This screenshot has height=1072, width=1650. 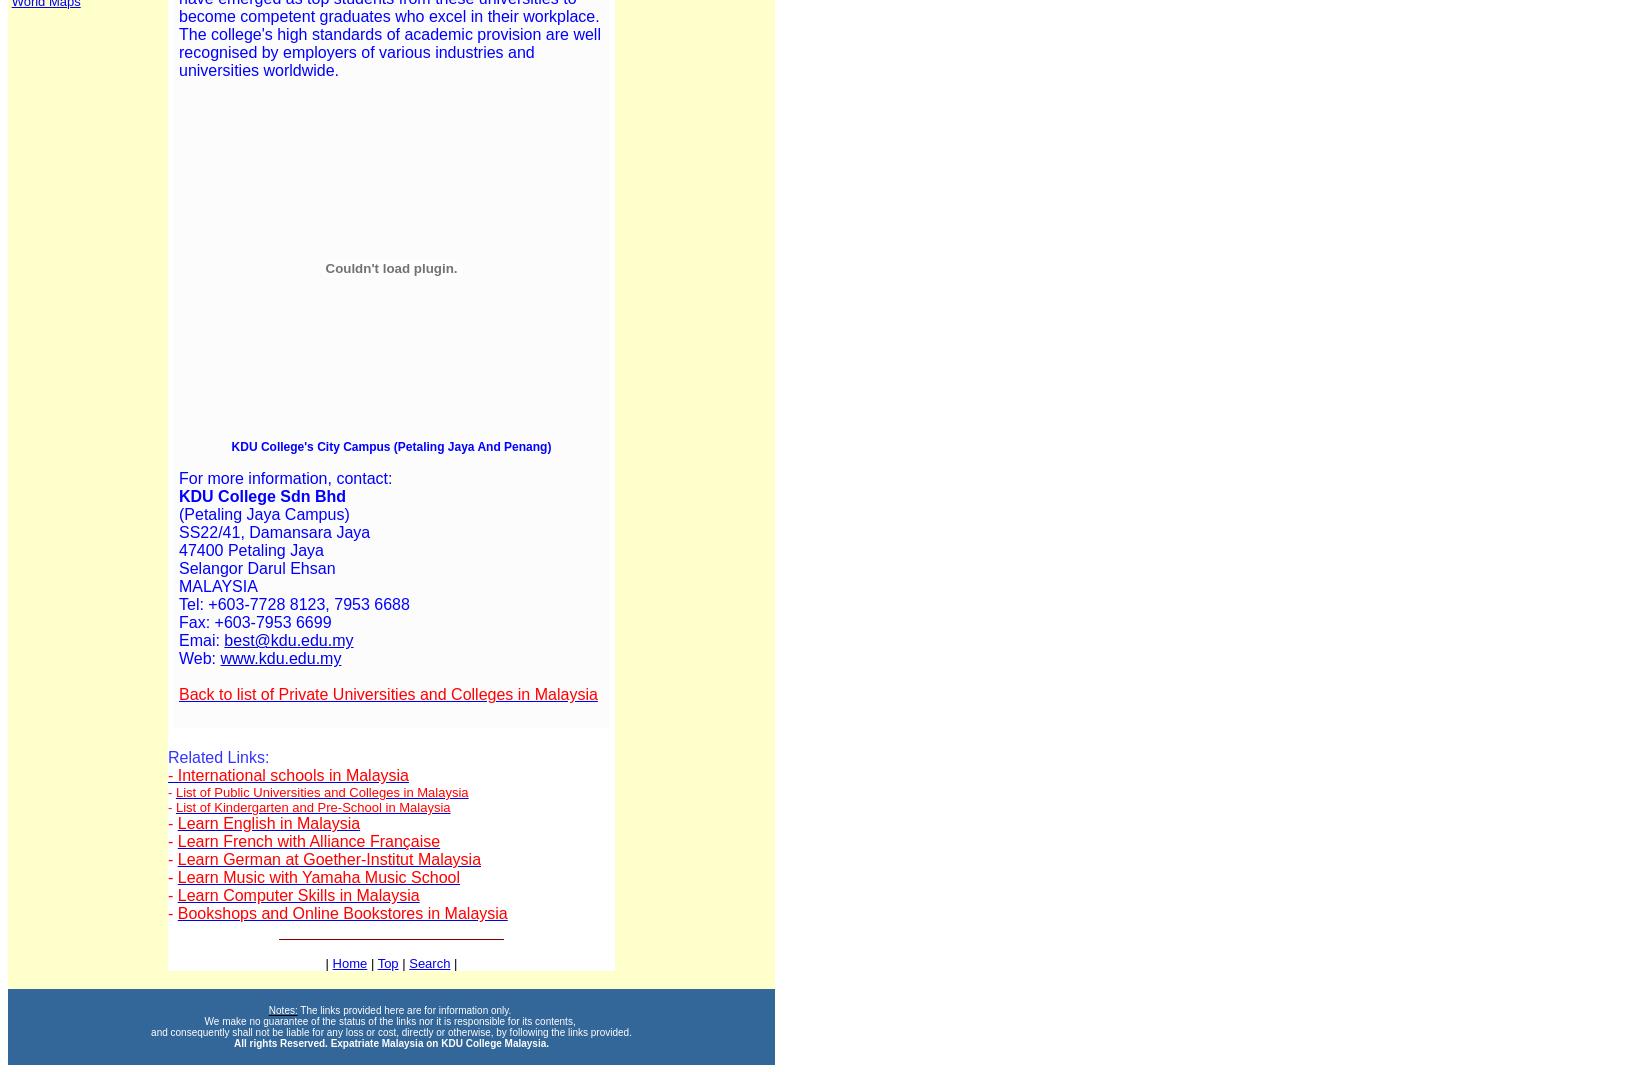 I want to click on 'MALAYSIA', so click(x=179, y=585).